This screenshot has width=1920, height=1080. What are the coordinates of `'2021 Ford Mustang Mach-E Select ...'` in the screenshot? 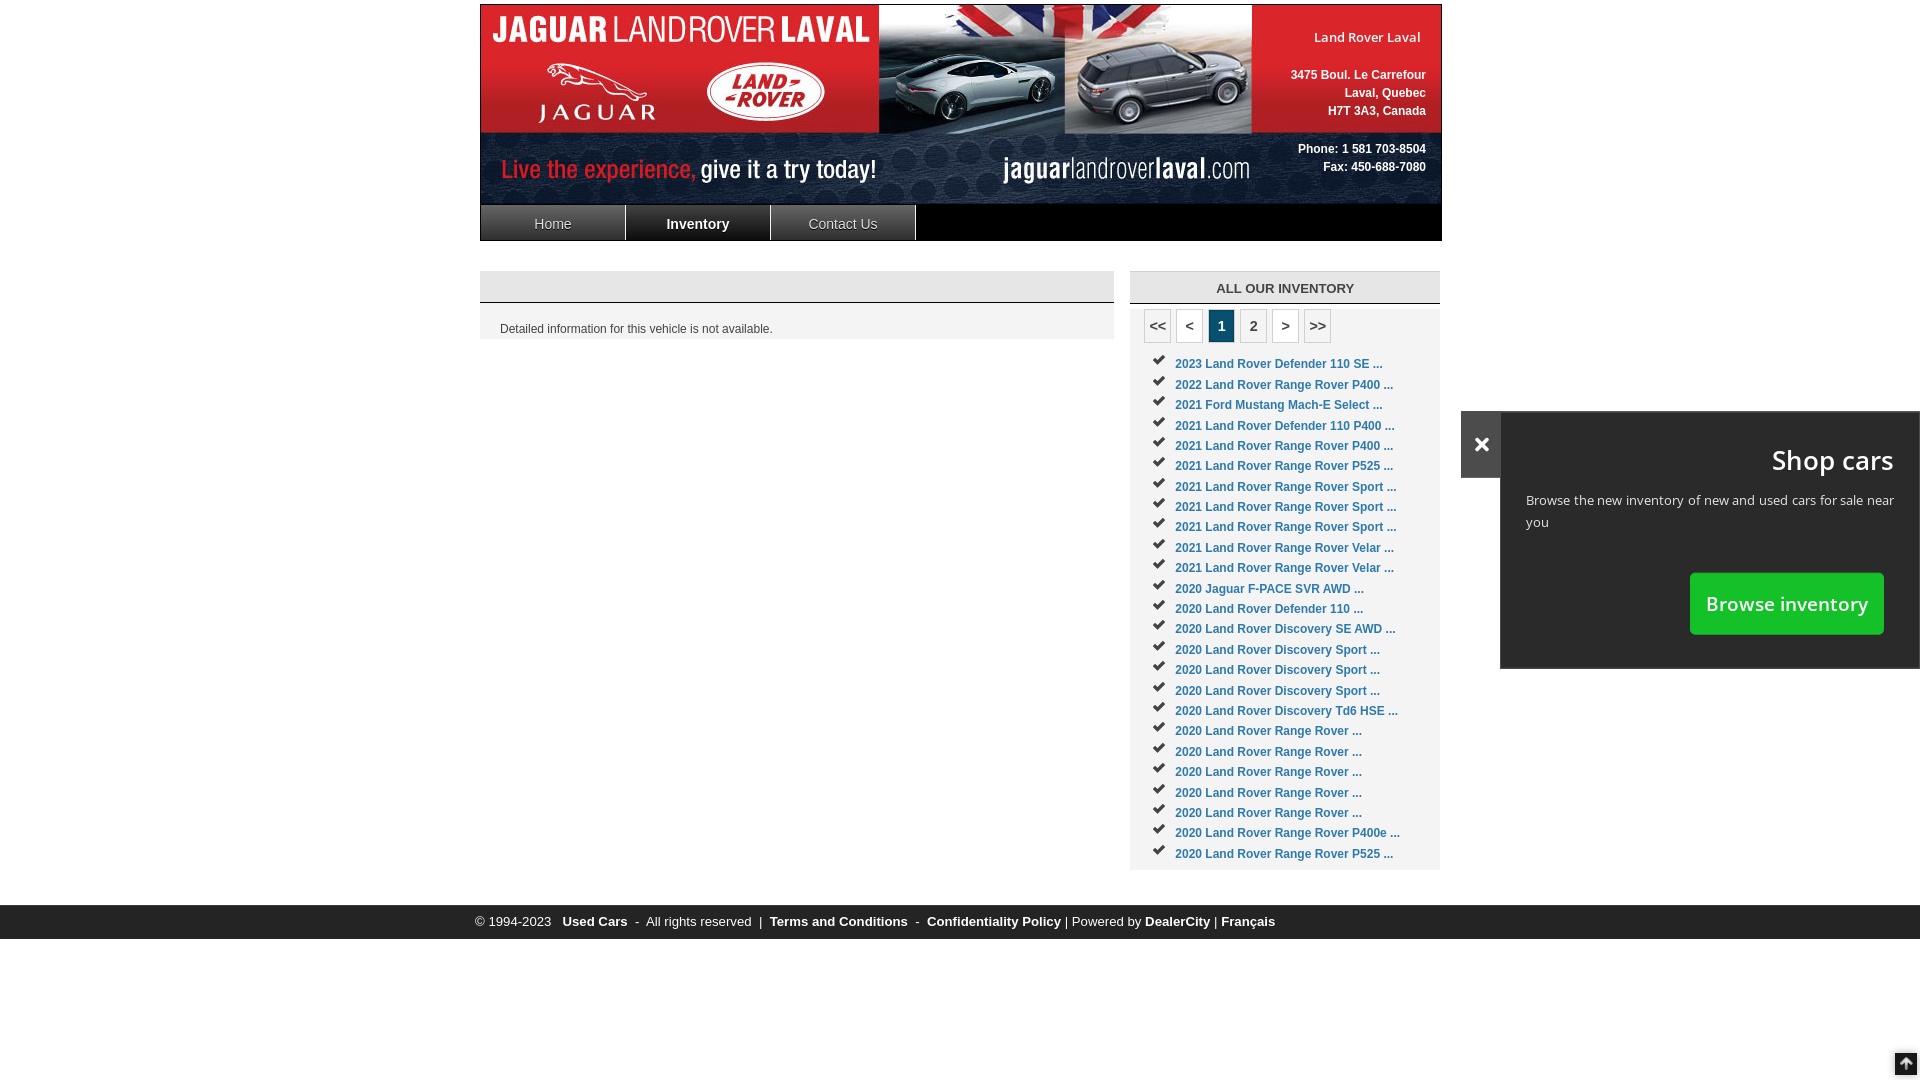 It's located at (1277, 405).